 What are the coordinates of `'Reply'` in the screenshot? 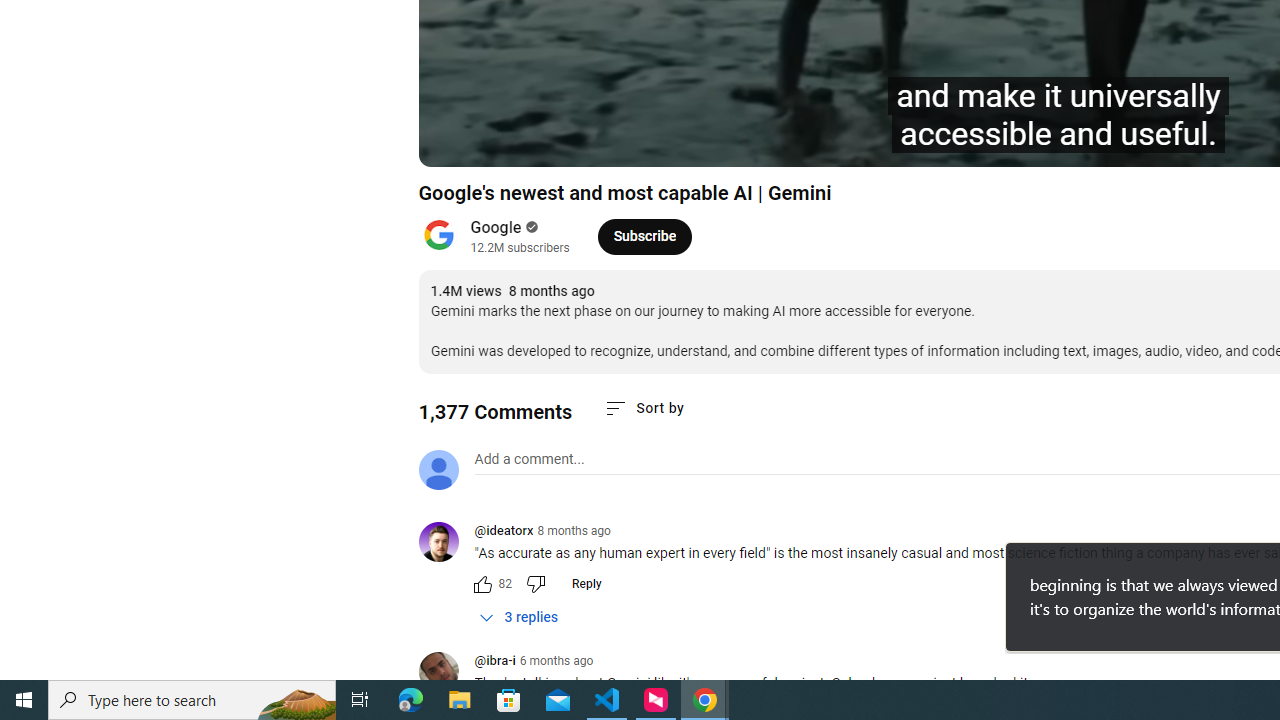 It's located at (585, 583).